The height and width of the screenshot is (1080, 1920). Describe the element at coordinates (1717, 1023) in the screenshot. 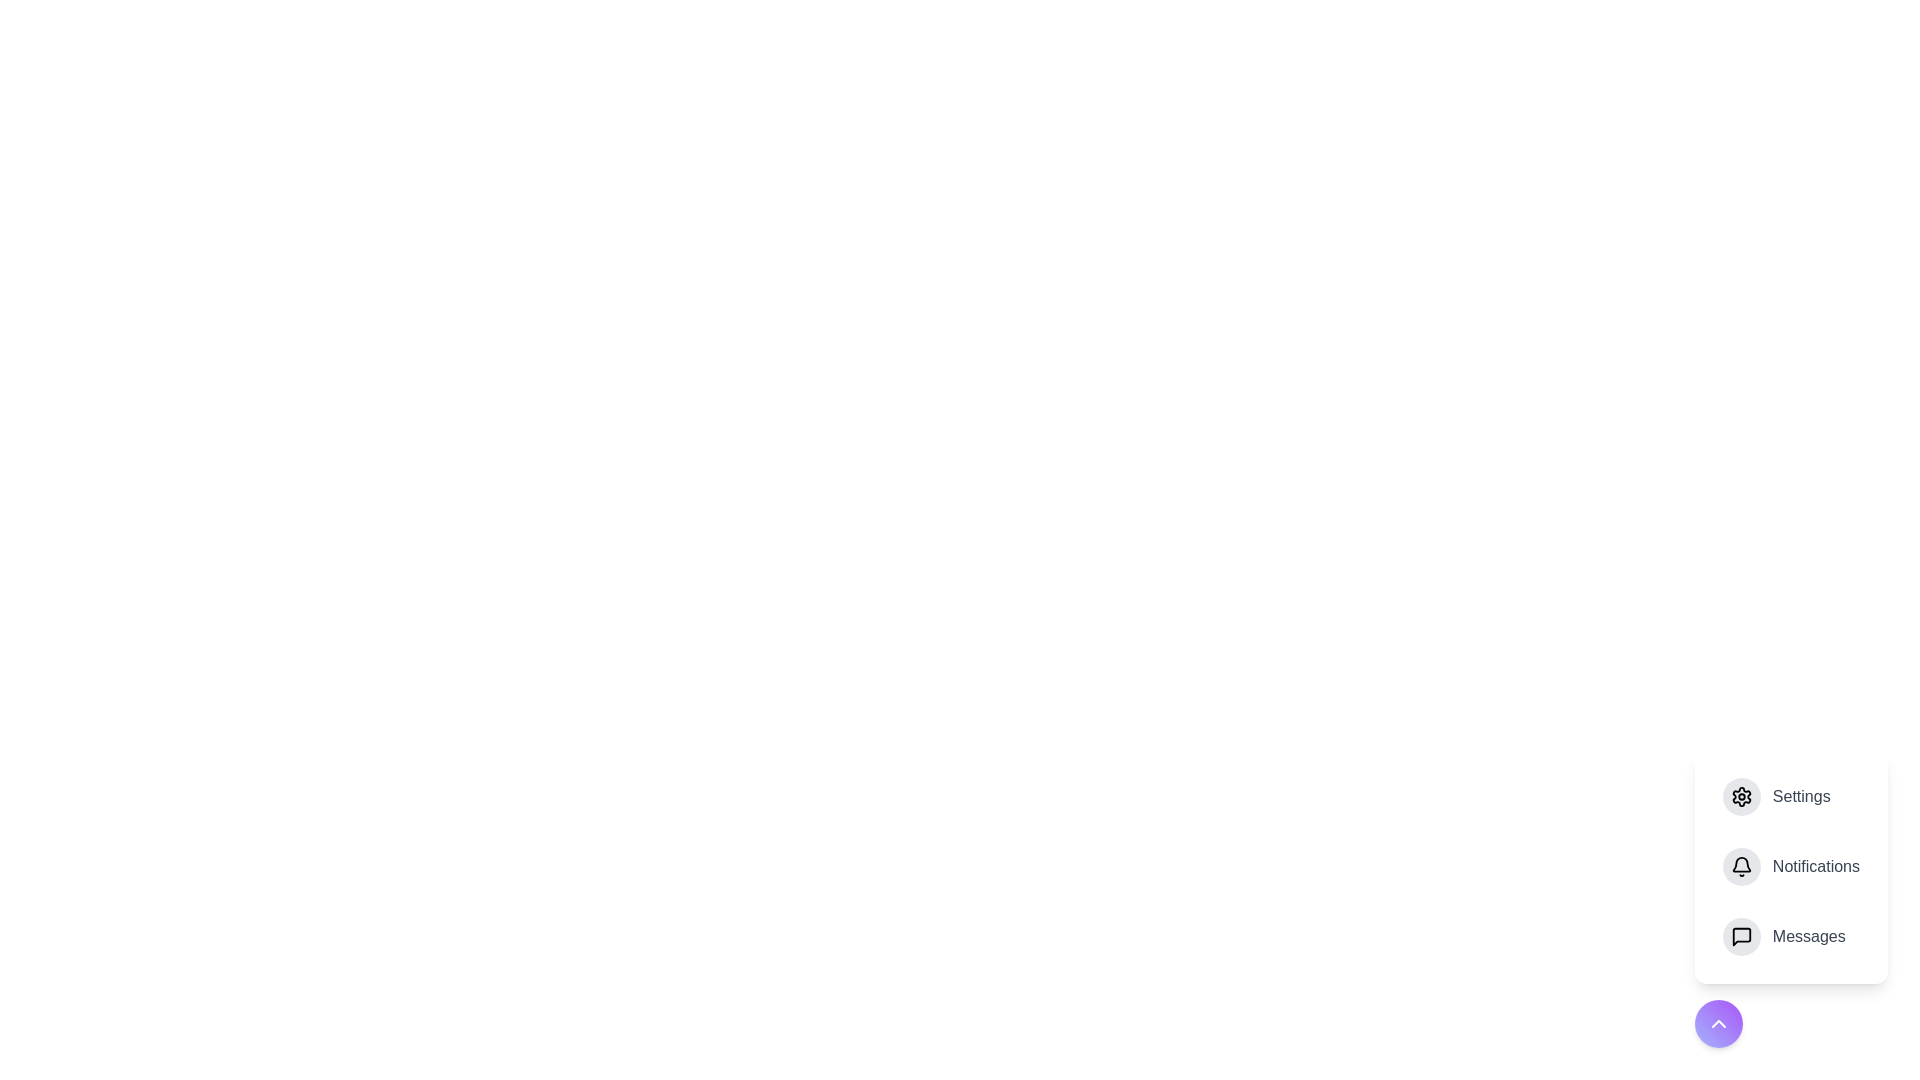

I see `floating action button to toggle the menu visibility` at that location.